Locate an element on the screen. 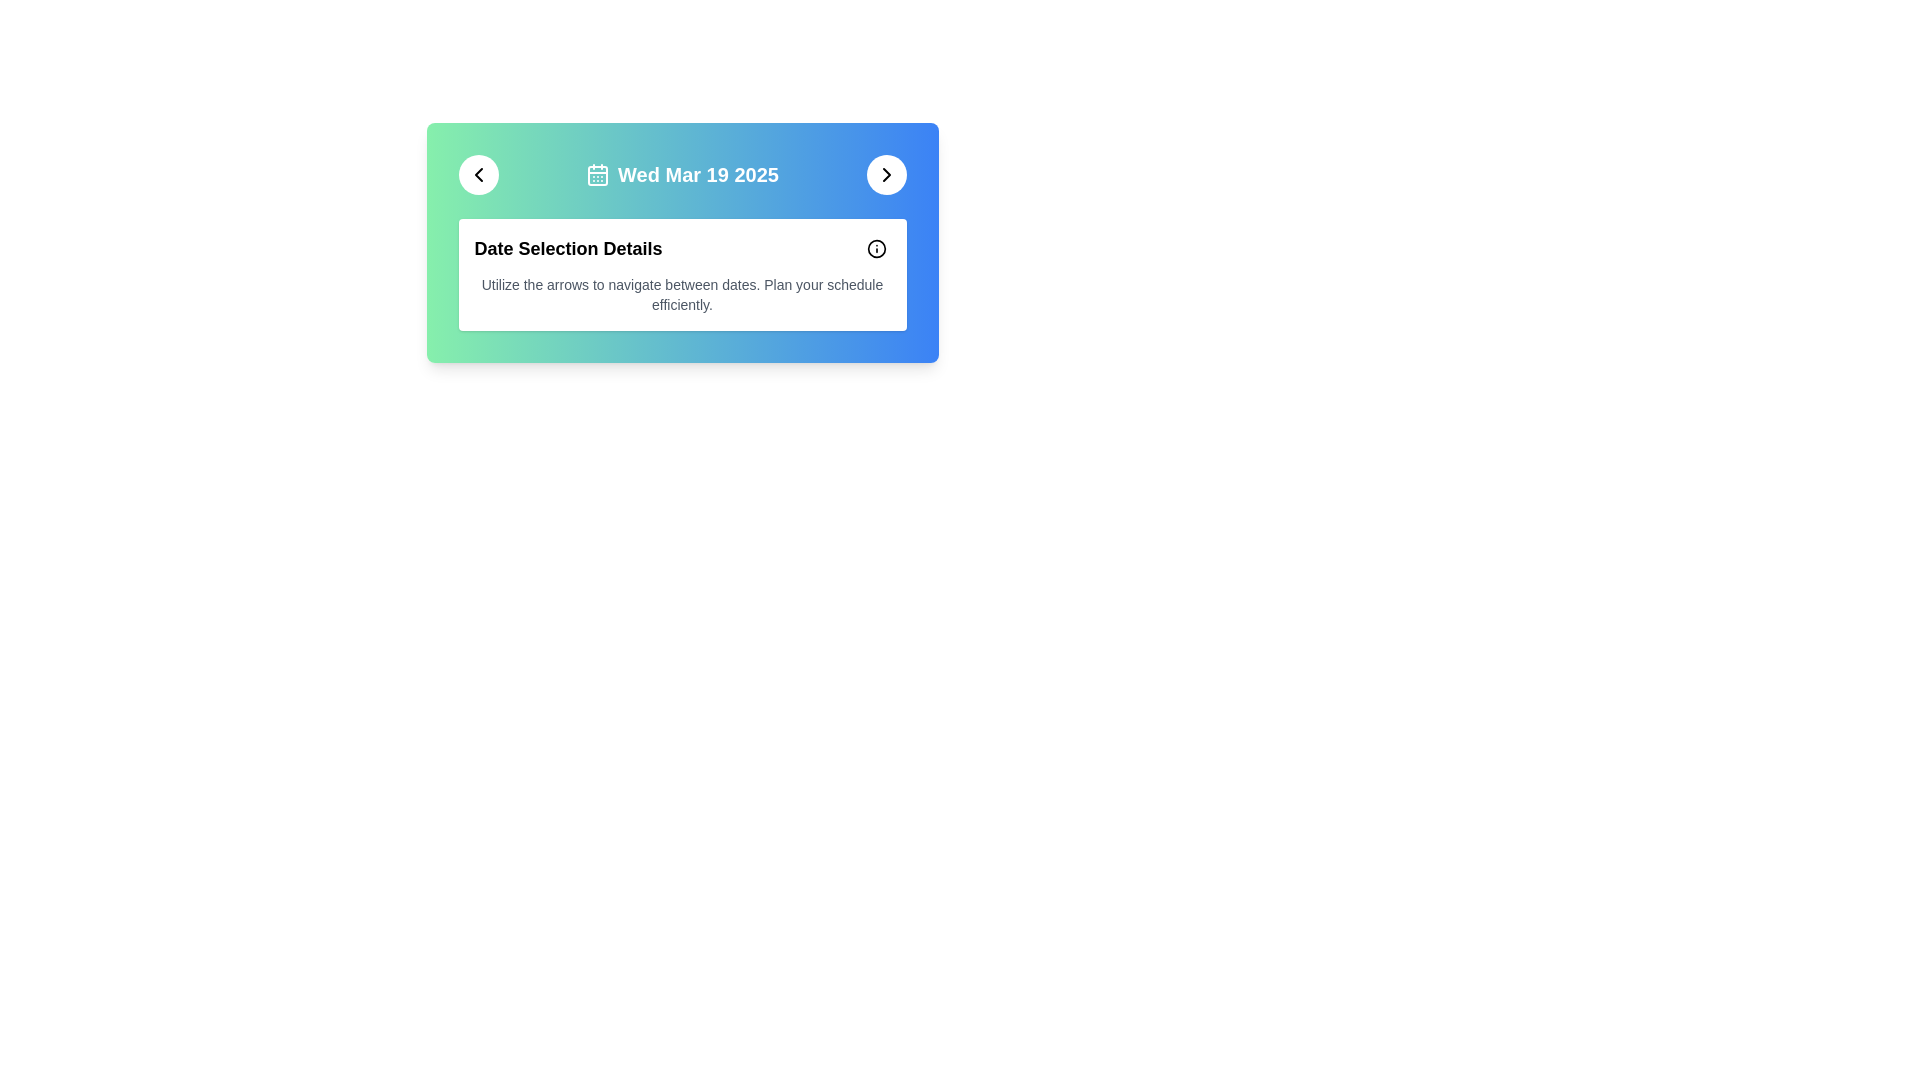 The image size is (1920, 1080). the specific area within the calendar icon that represents a day or cell in the calendar grid is located at coordinates (597, 175).